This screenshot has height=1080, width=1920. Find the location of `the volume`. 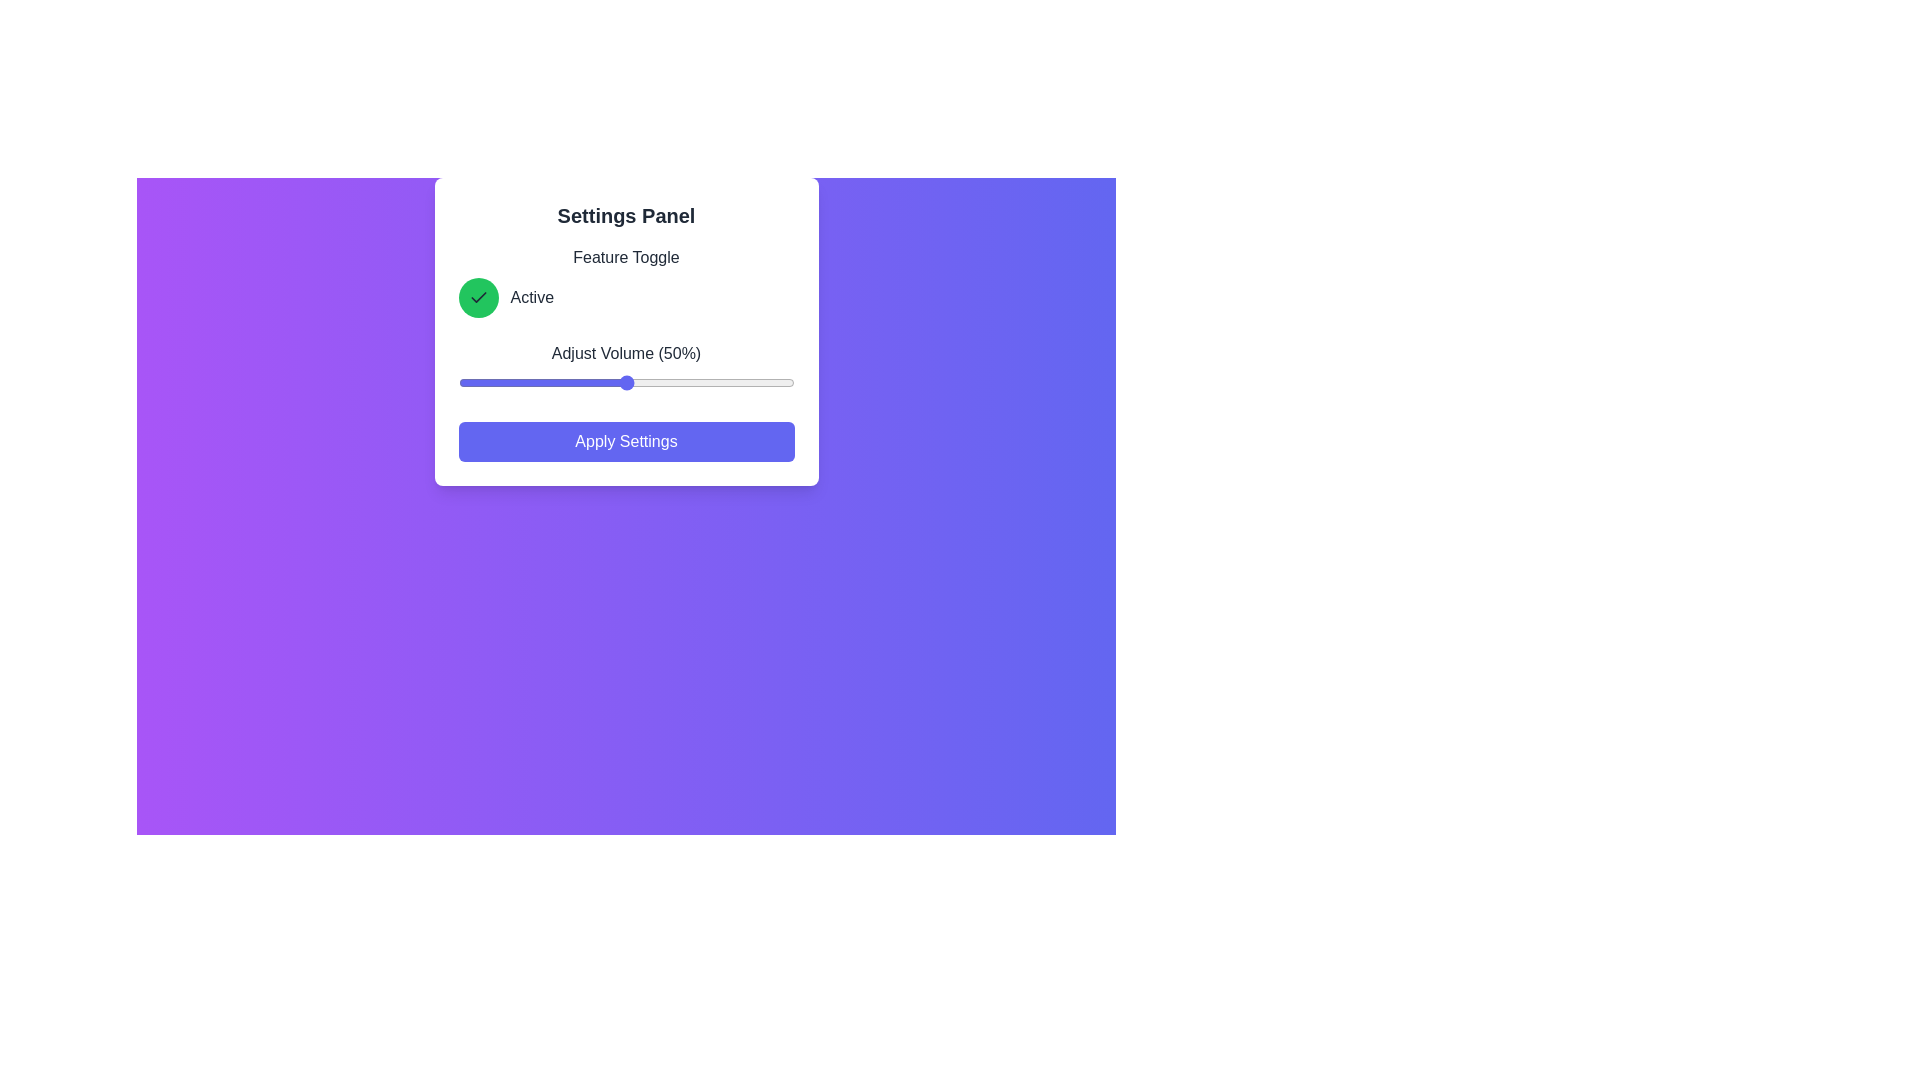

the volume is located at coordinates (686, 382).